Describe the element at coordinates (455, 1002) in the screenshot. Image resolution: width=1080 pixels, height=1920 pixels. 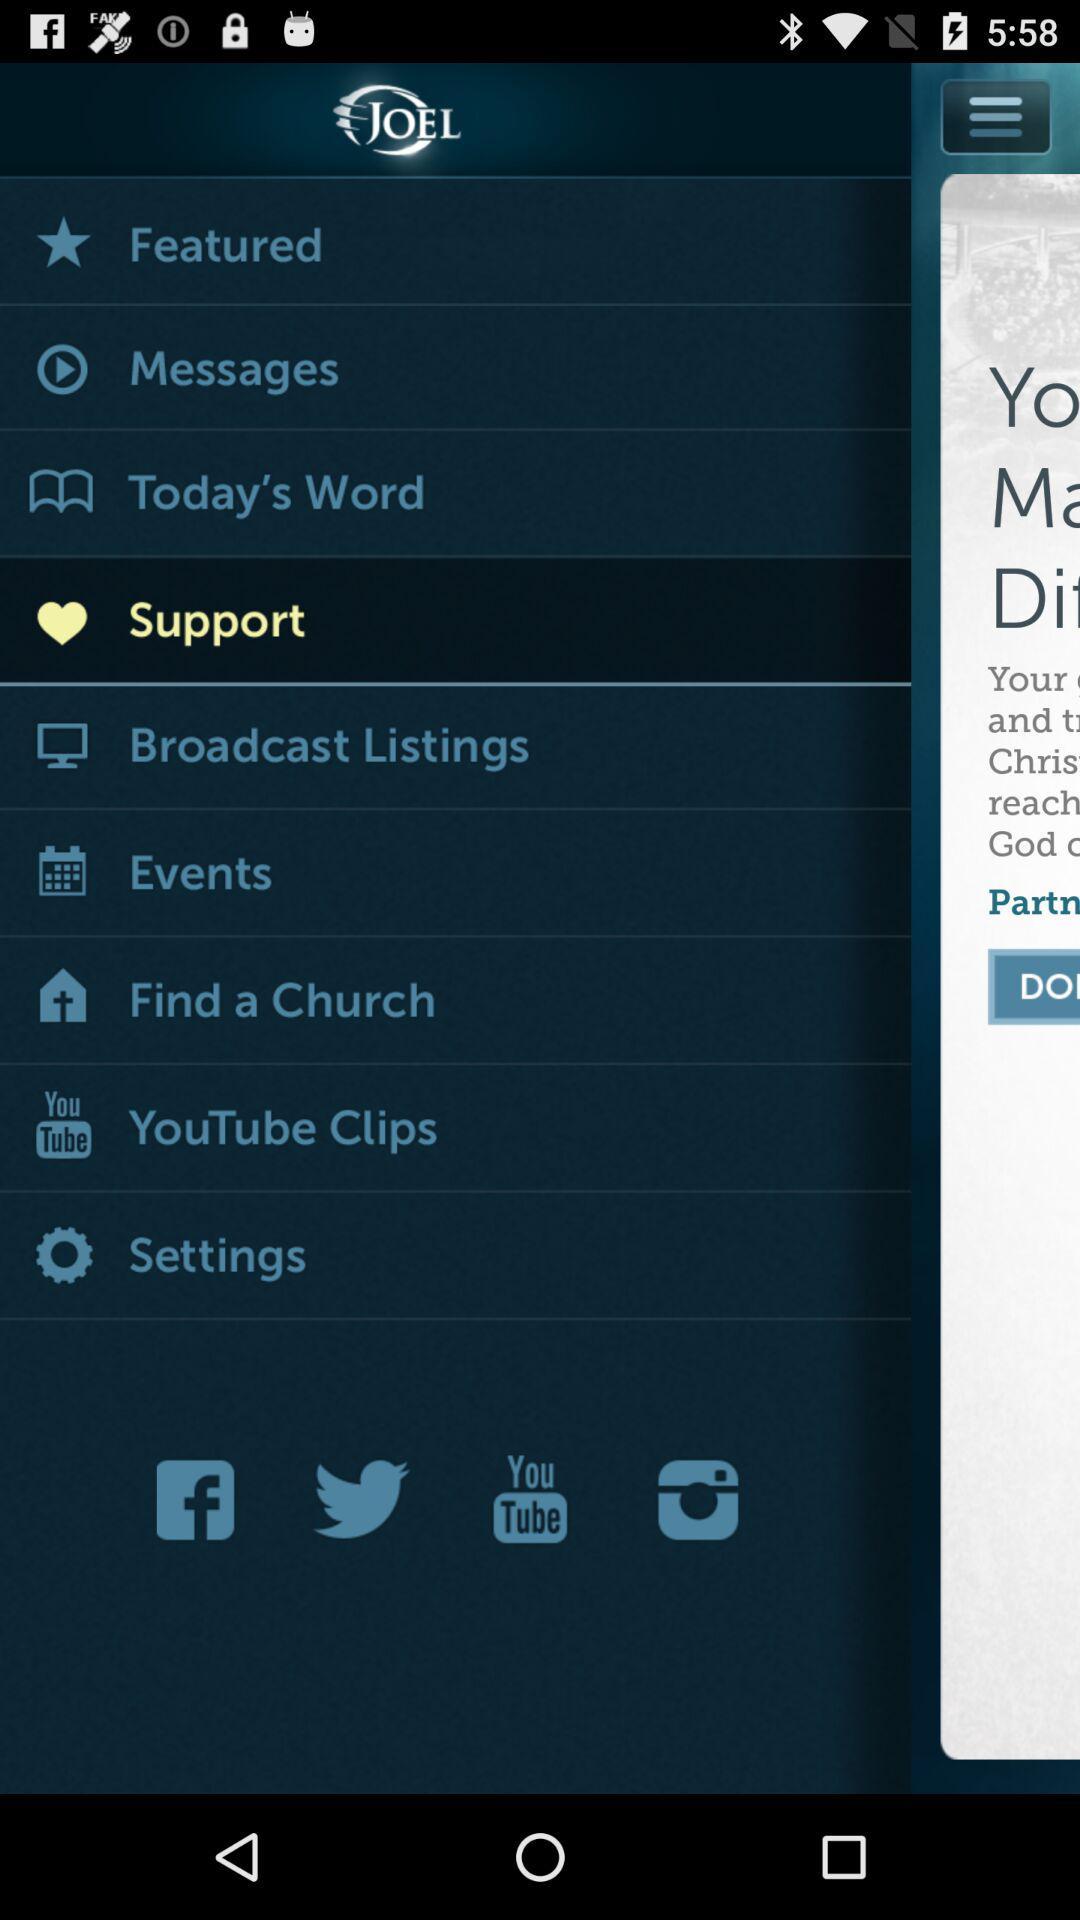
I see `the app to the left of the partner with us icon` at that location.